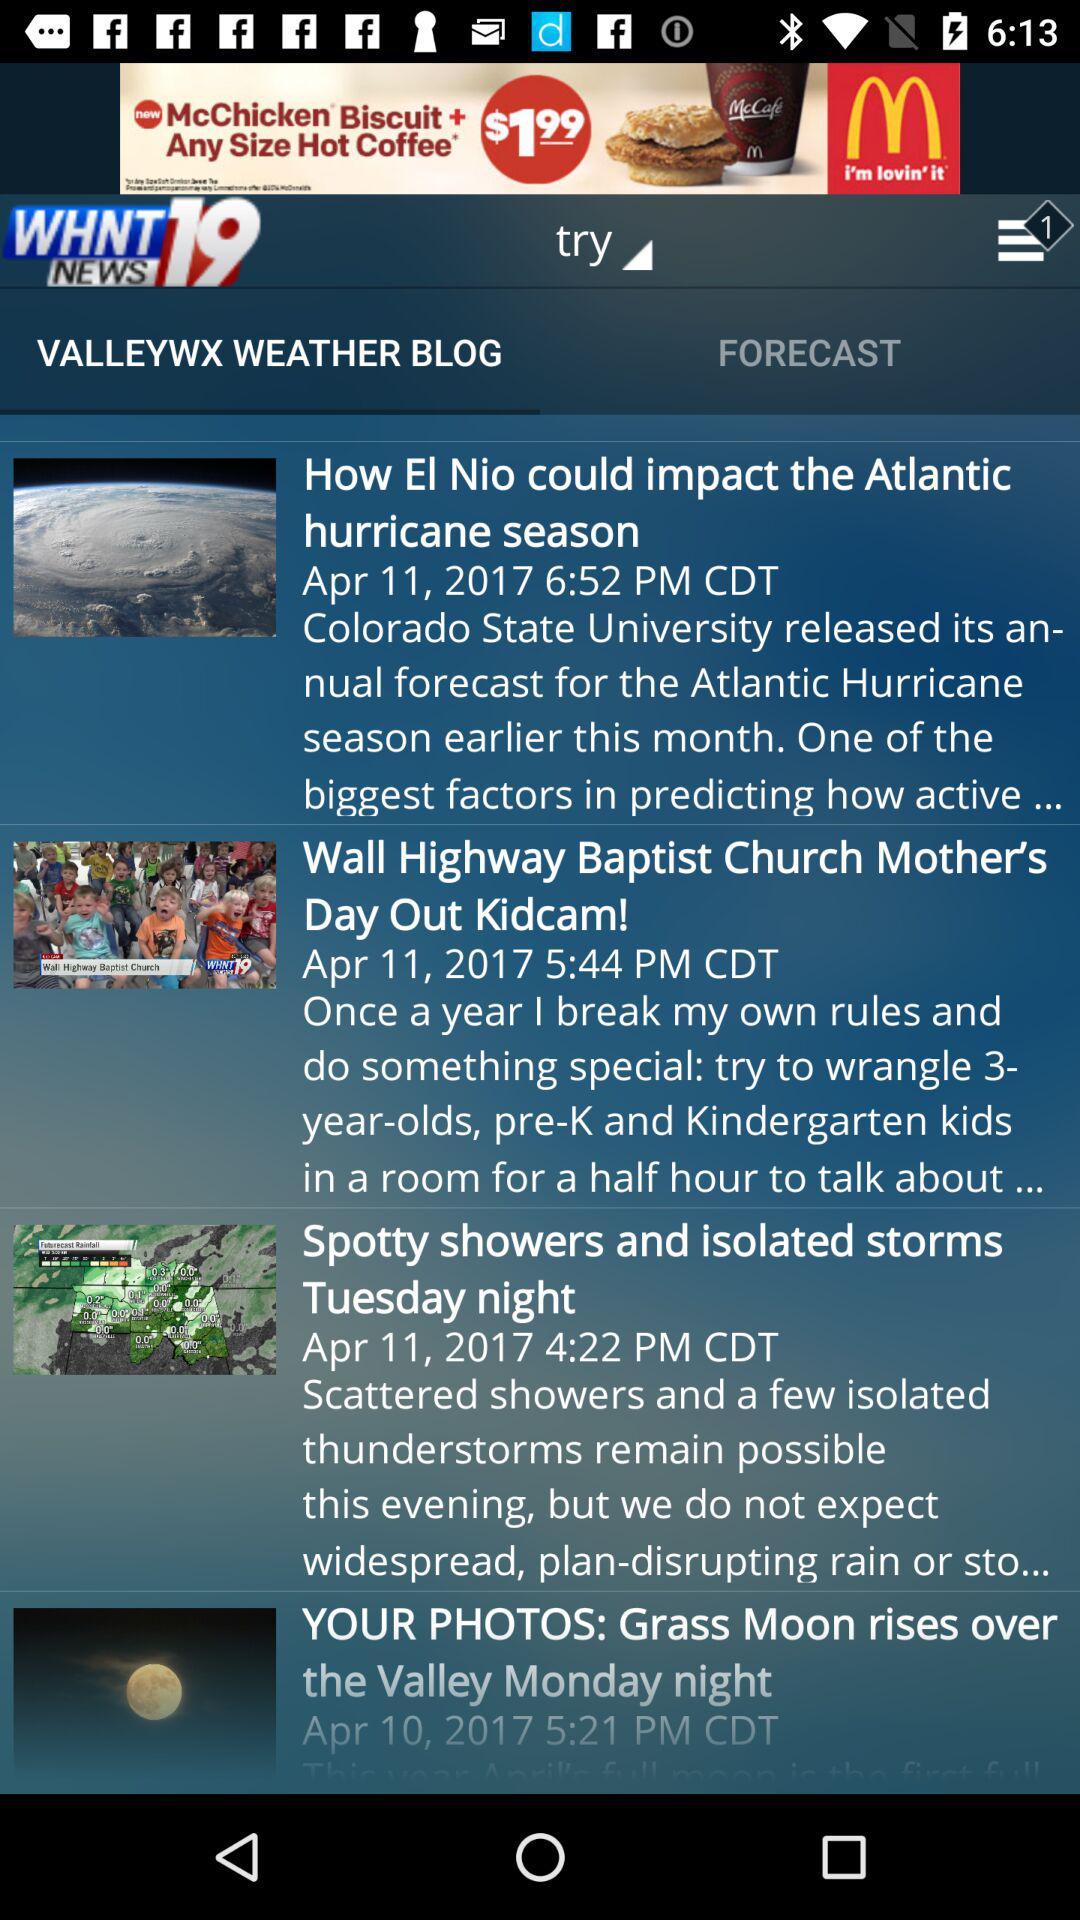 The image size is (1080, 1920). What do you see at coordinates (131, 240) in the screenshot?
I see `home` at bounding box center [131, 240].